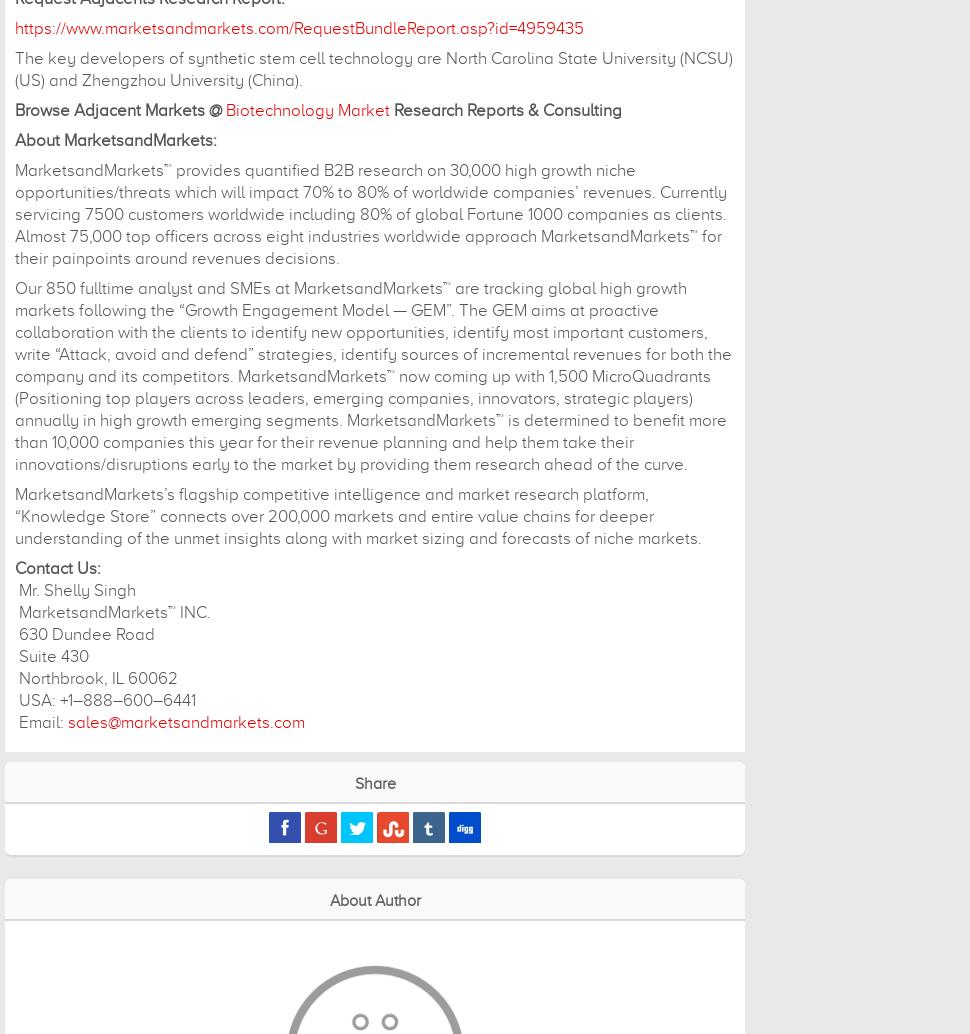 This screenshot has height=1034, width=970. I want to click on 'sales@marketsandmarkets.com', so click(185, 722).